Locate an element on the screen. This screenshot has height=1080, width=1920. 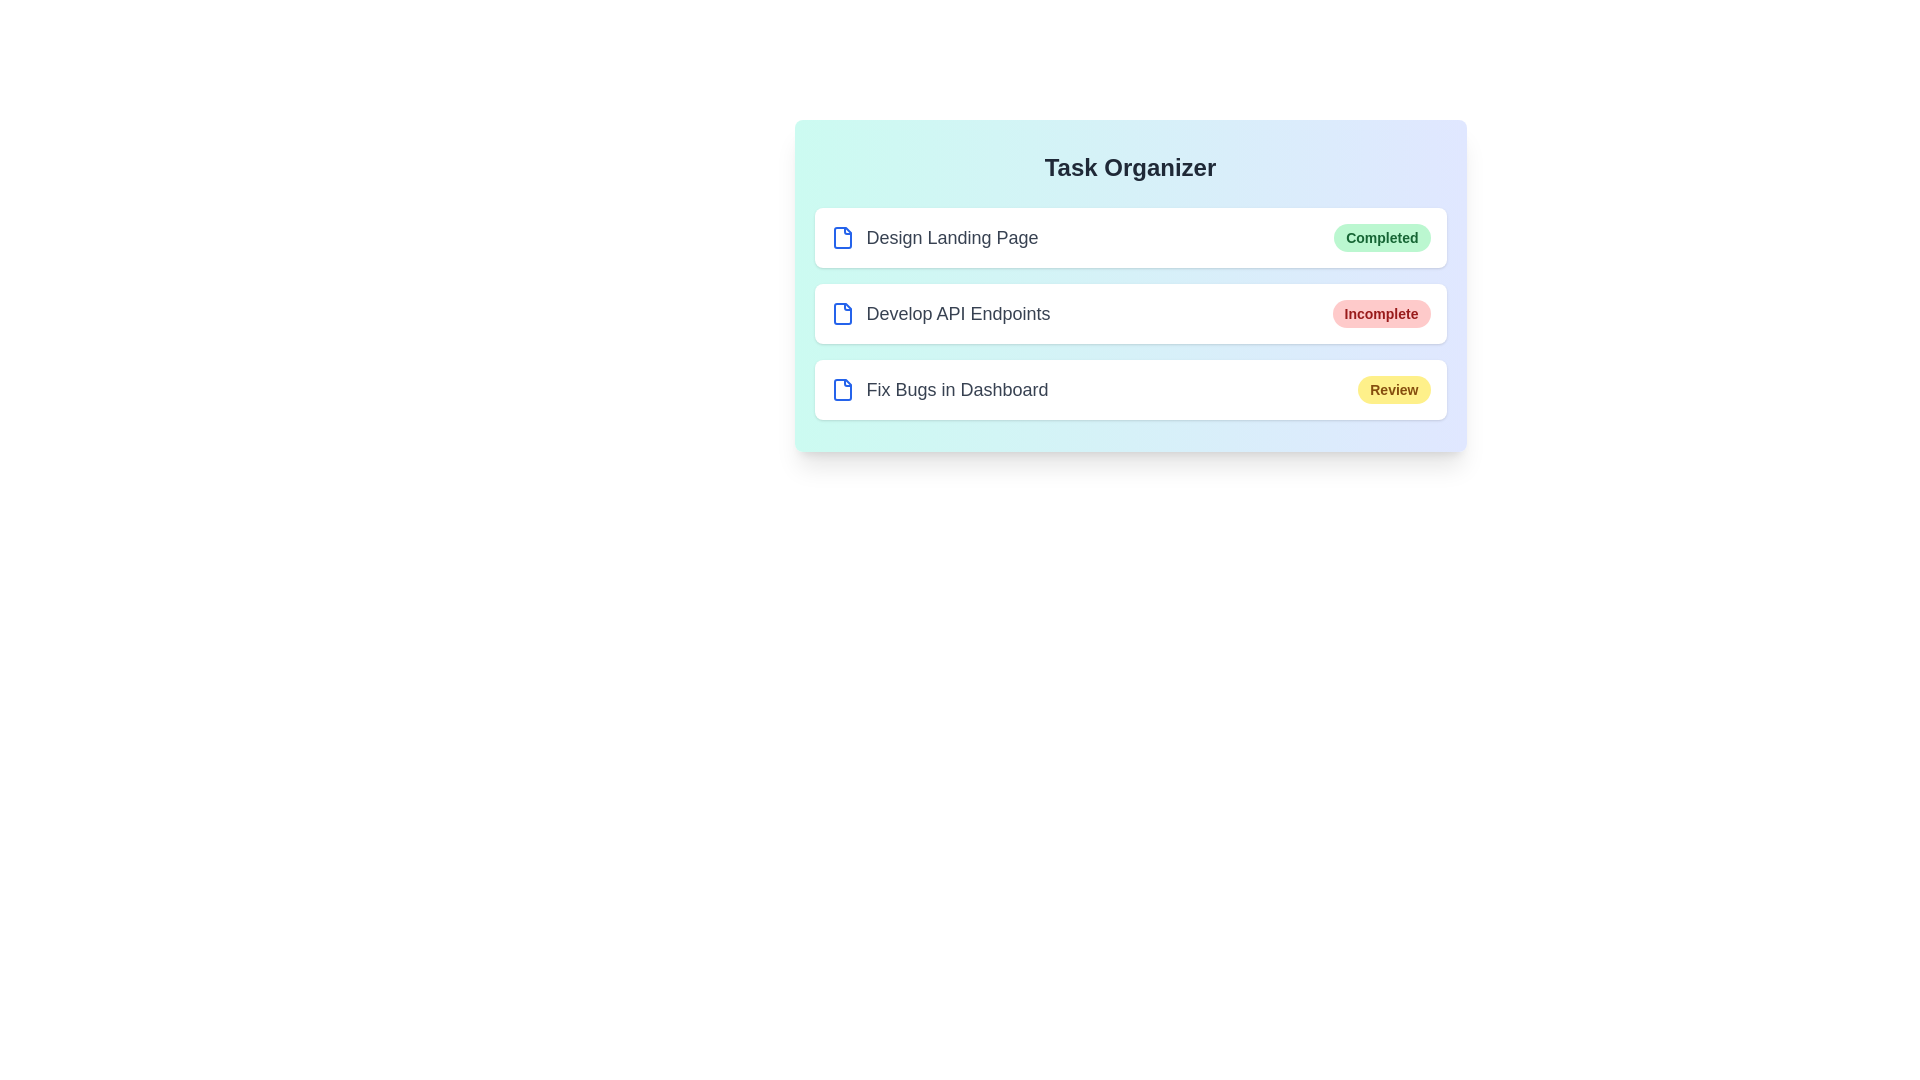
the status button of the task named Fix Bugs in Dashboard to toggle its completion status is located at coordinates (1393, 389).